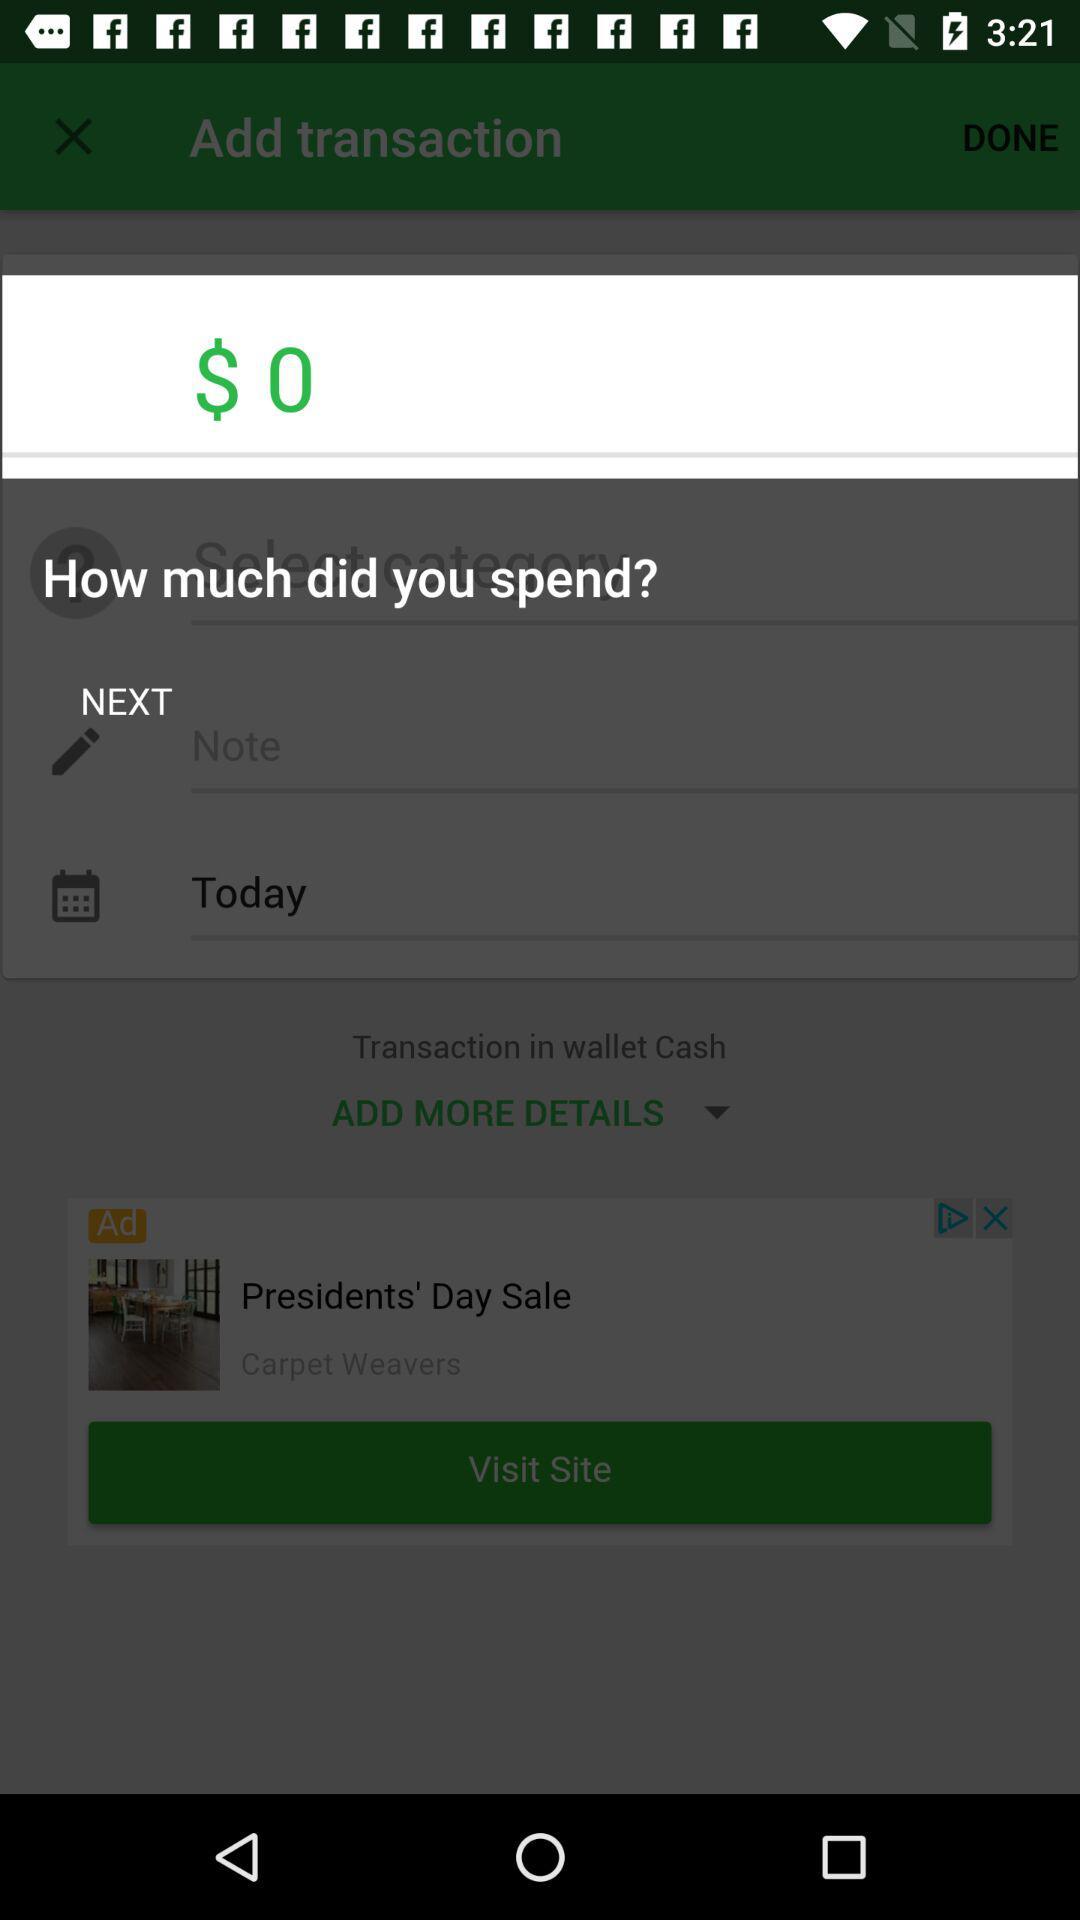  I want to click on the icon above the $ 0 item, so click(1010, 135).